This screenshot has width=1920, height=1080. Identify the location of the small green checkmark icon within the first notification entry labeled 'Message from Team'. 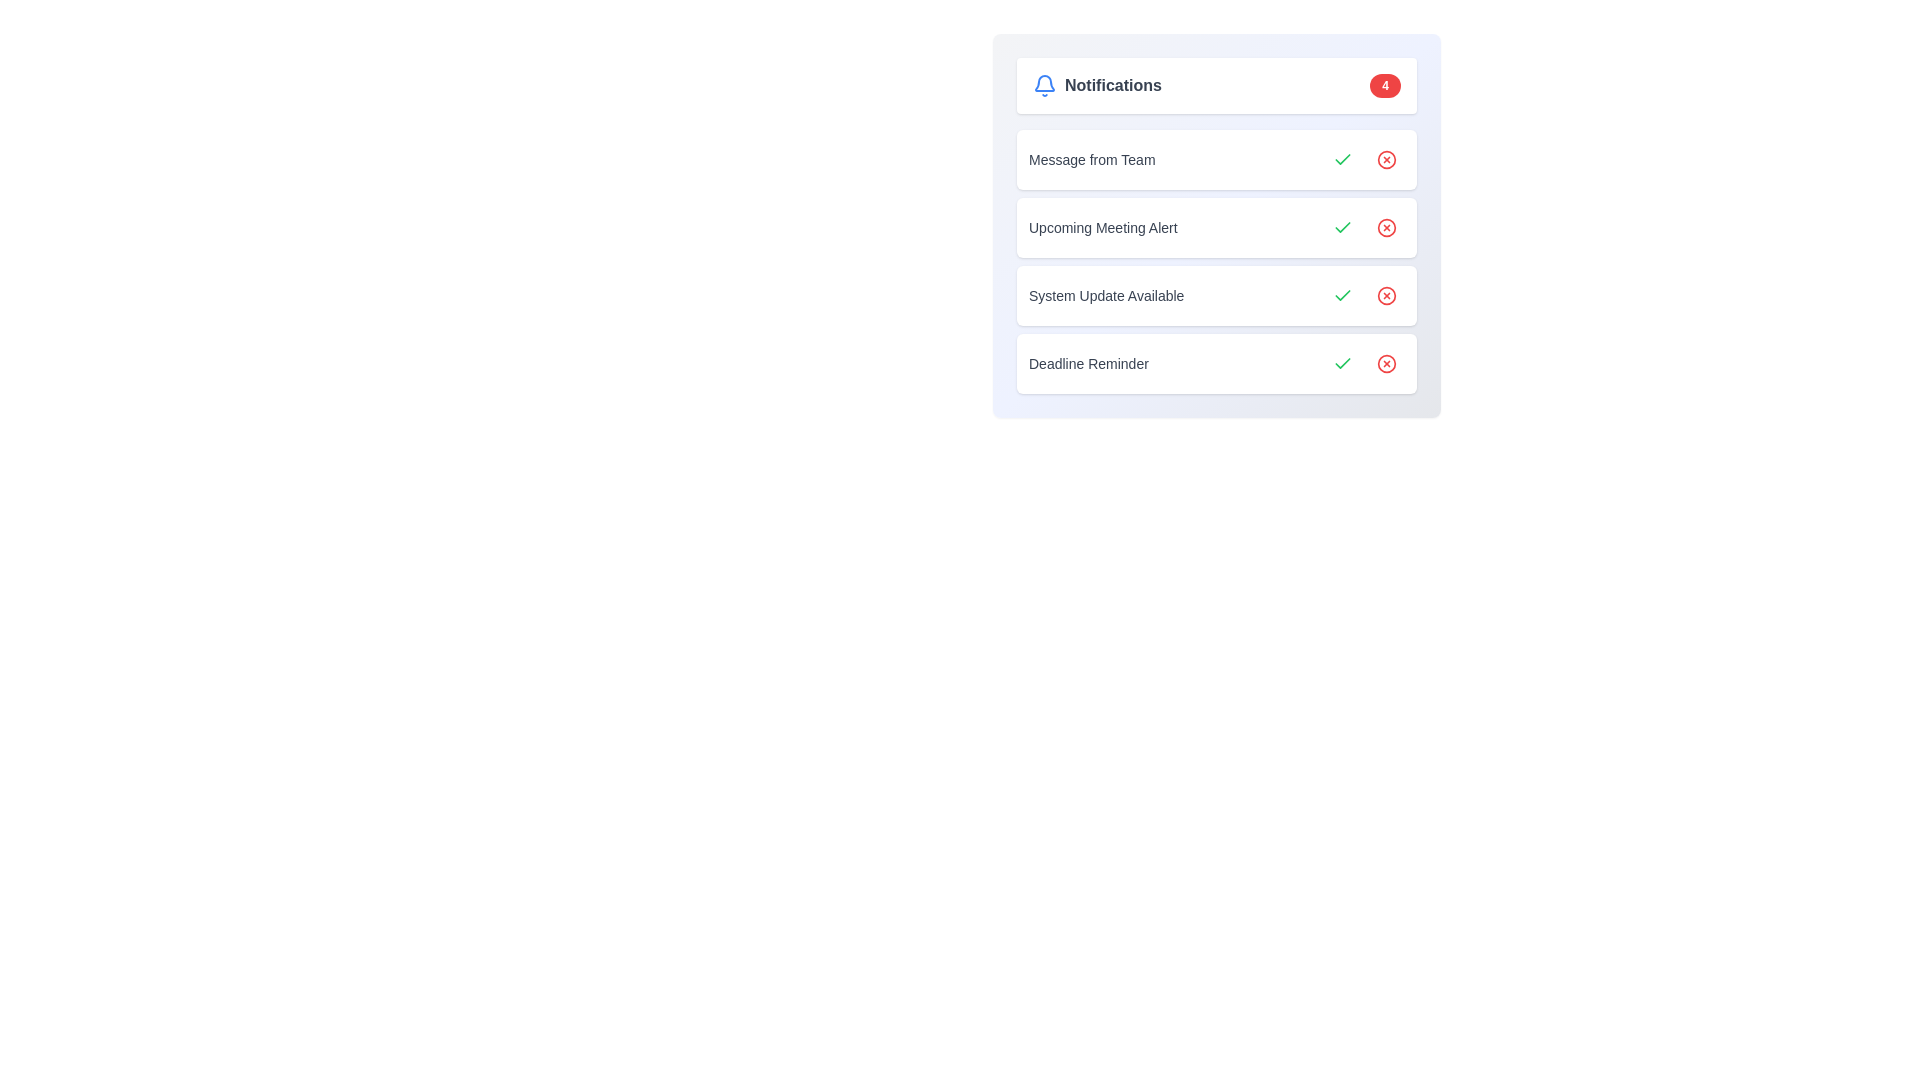
(1343, 158).